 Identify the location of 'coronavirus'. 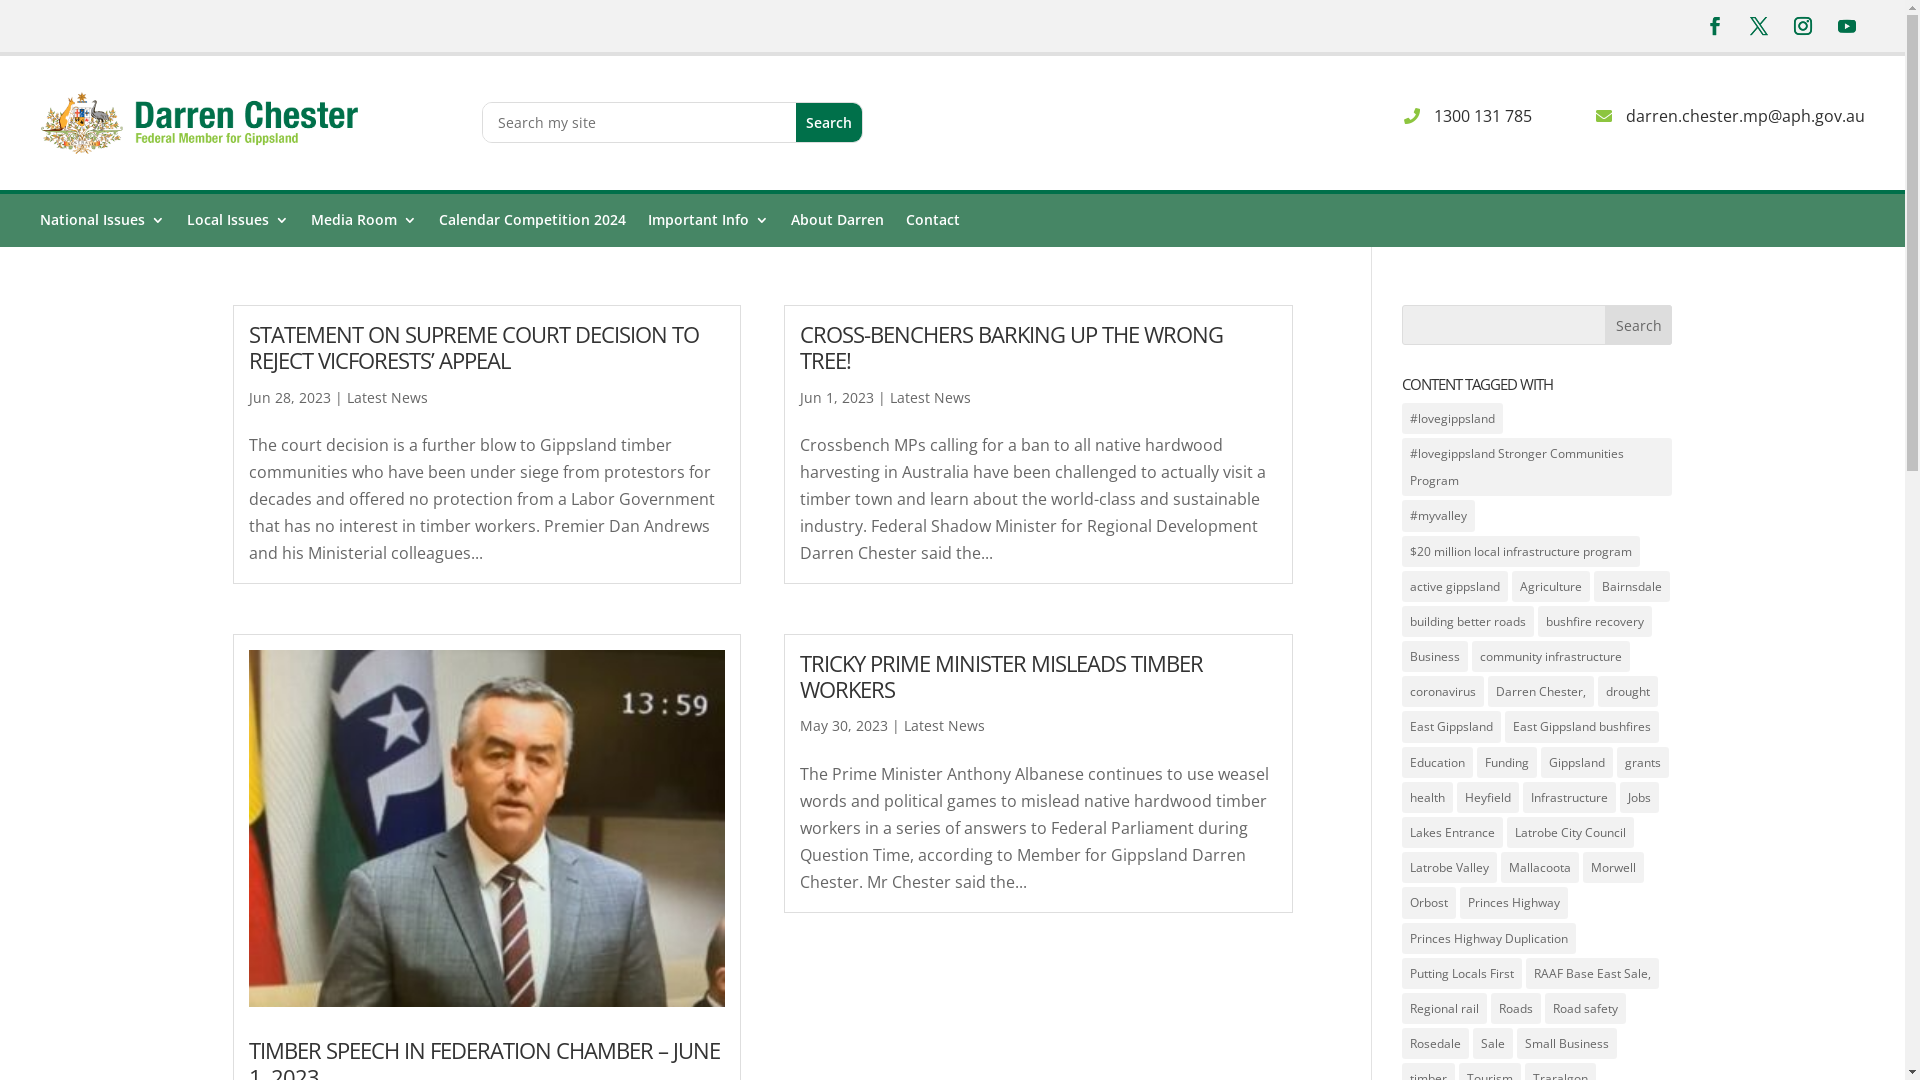
(1400, 690).